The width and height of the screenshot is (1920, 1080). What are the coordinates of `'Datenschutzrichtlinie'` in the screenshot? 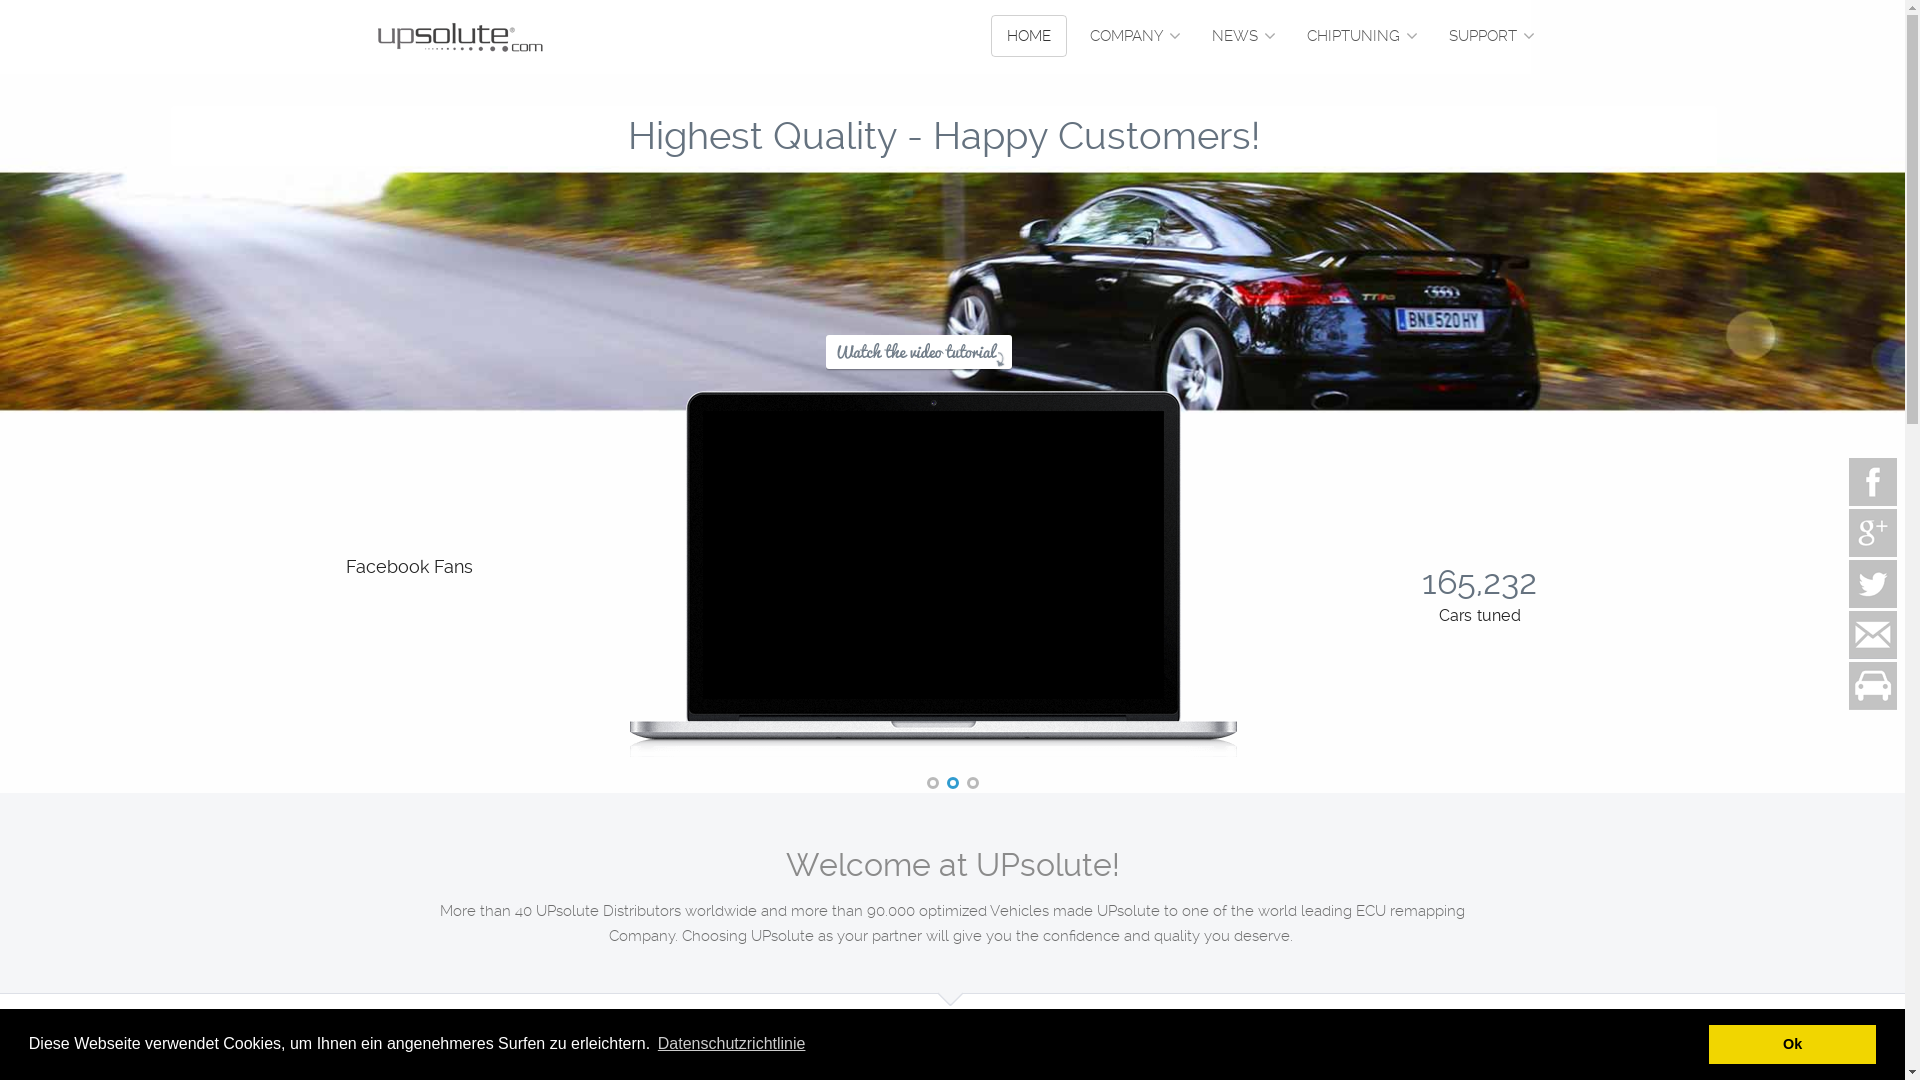 It's located at (654, 1043).